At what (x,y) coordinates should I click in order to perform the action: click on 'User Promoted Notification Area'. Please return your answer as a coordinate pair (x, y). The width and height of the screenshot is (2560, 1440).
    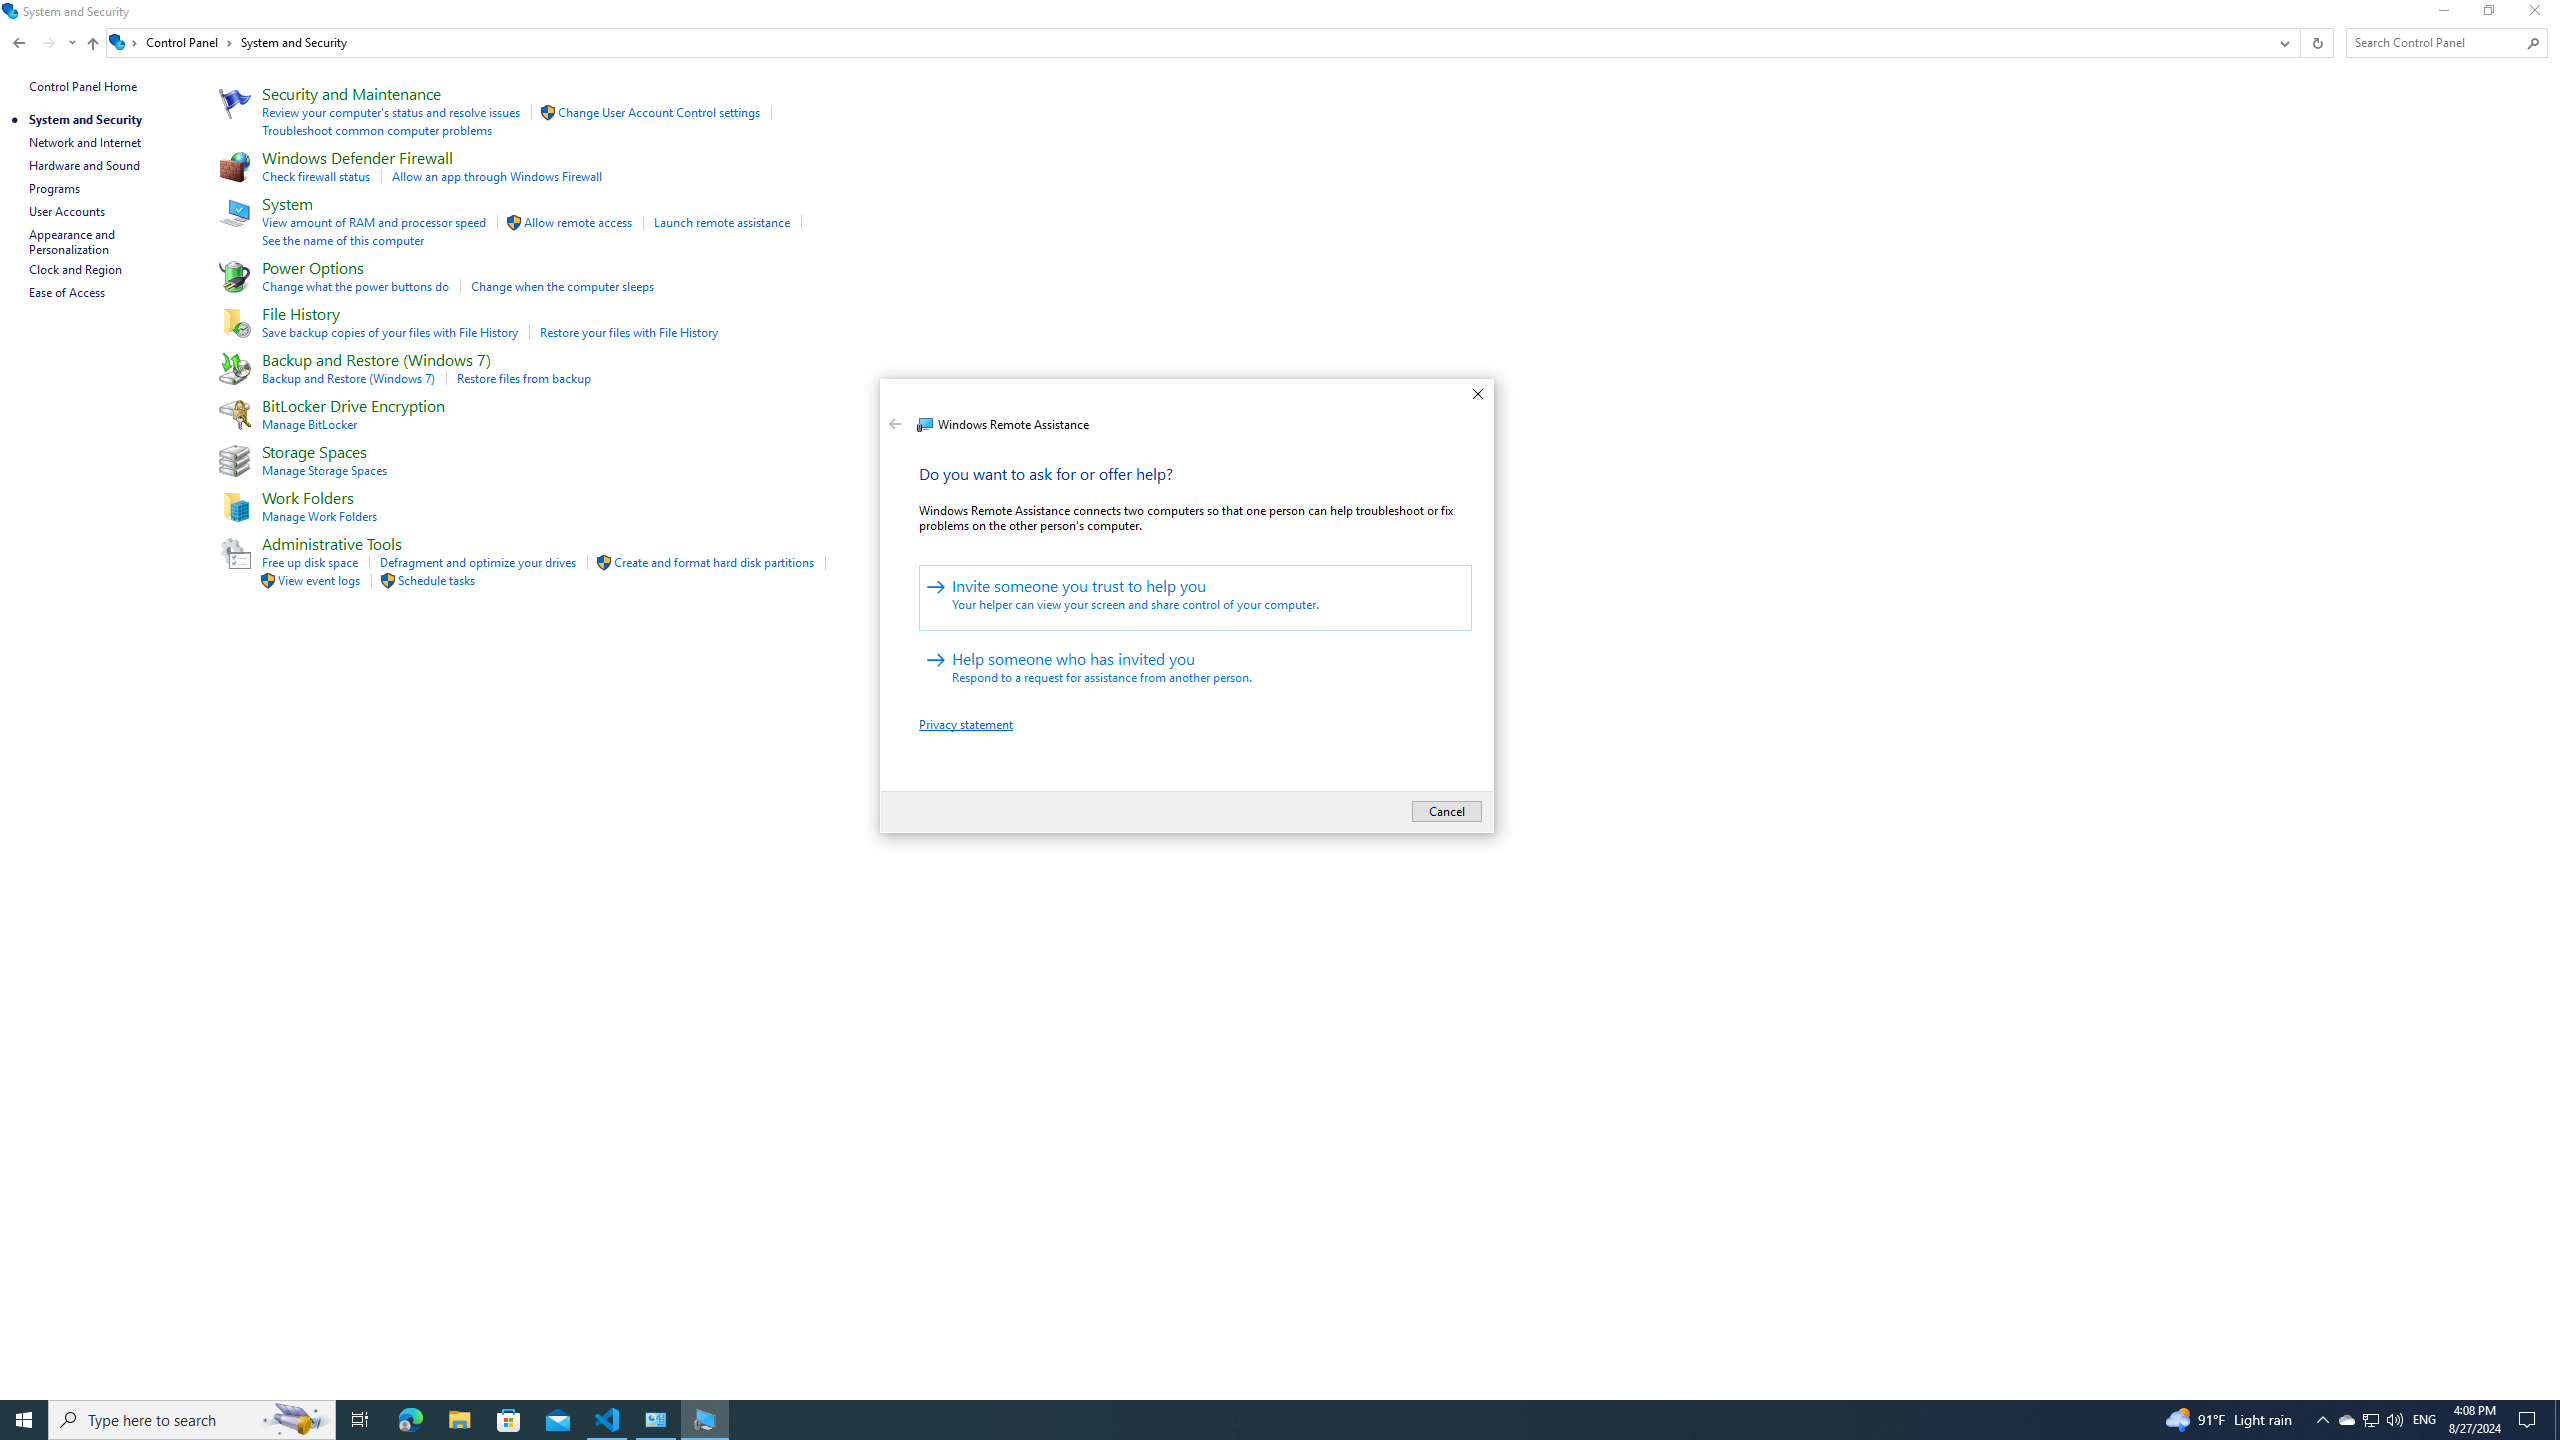
    Looking at the image, I should click on (2369, 1418).